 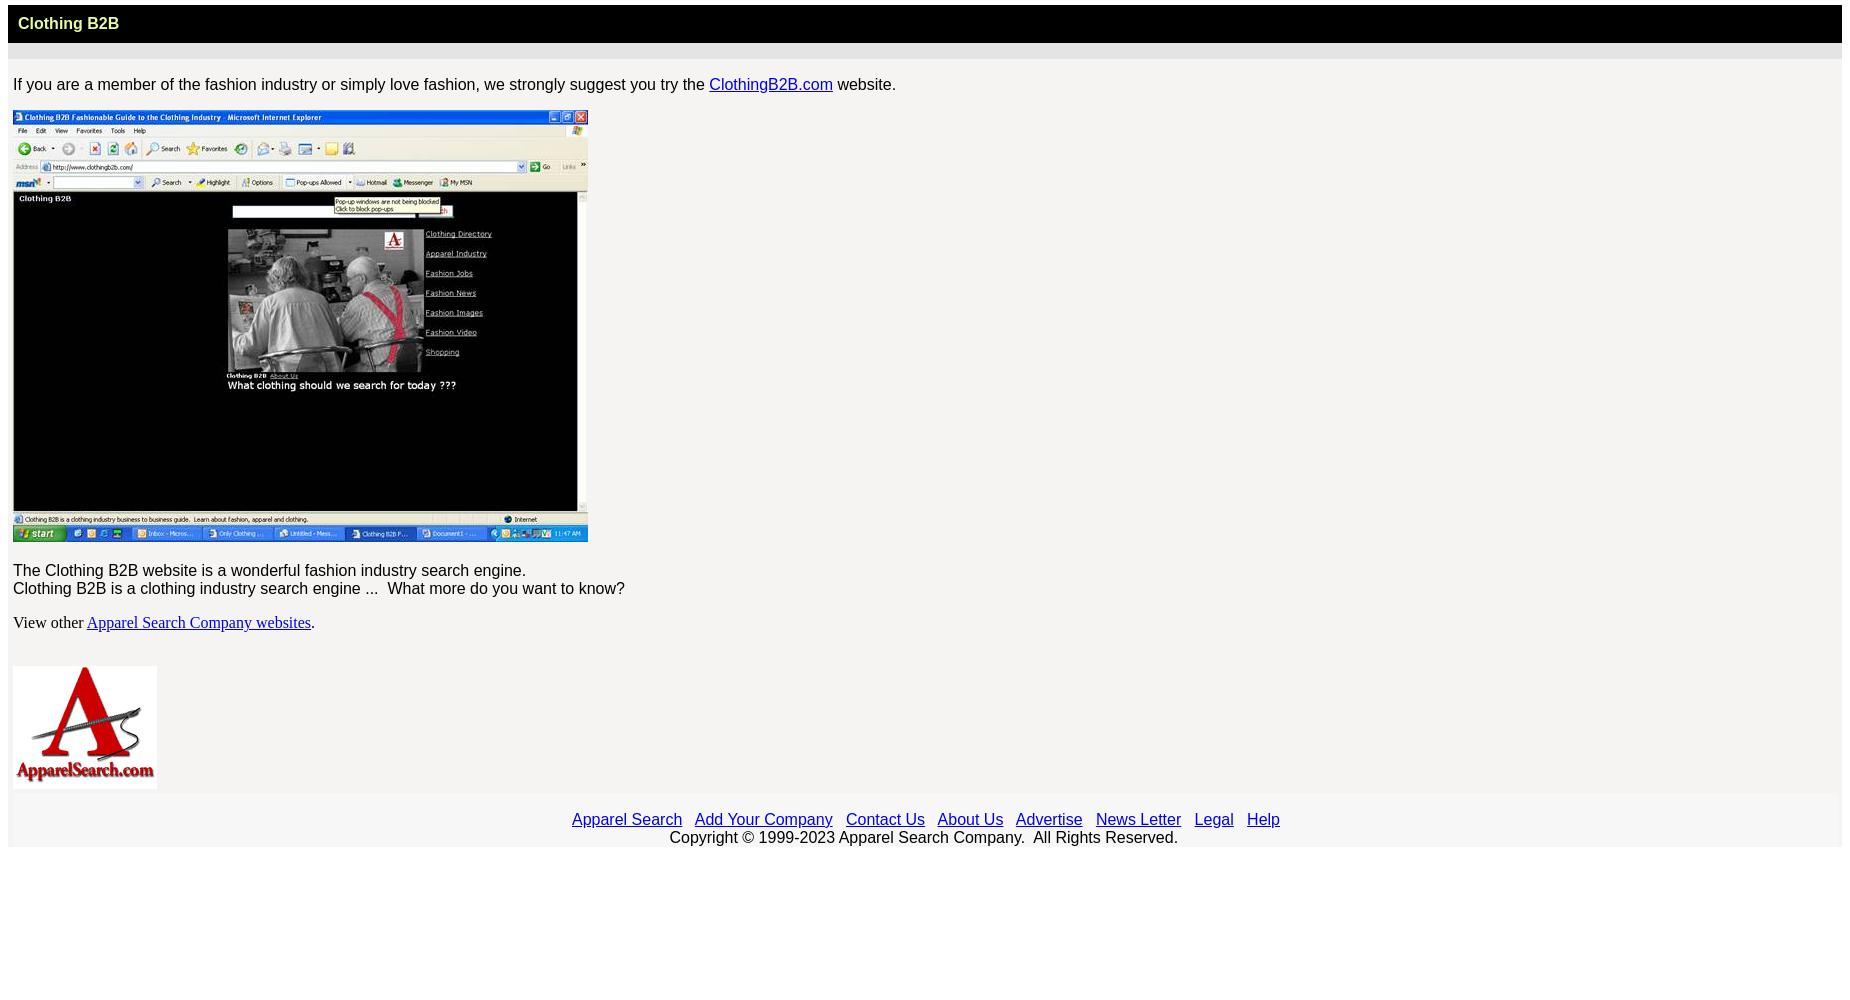 I want to click on 'ClothingB2B.com', so click(x=770, y=83).